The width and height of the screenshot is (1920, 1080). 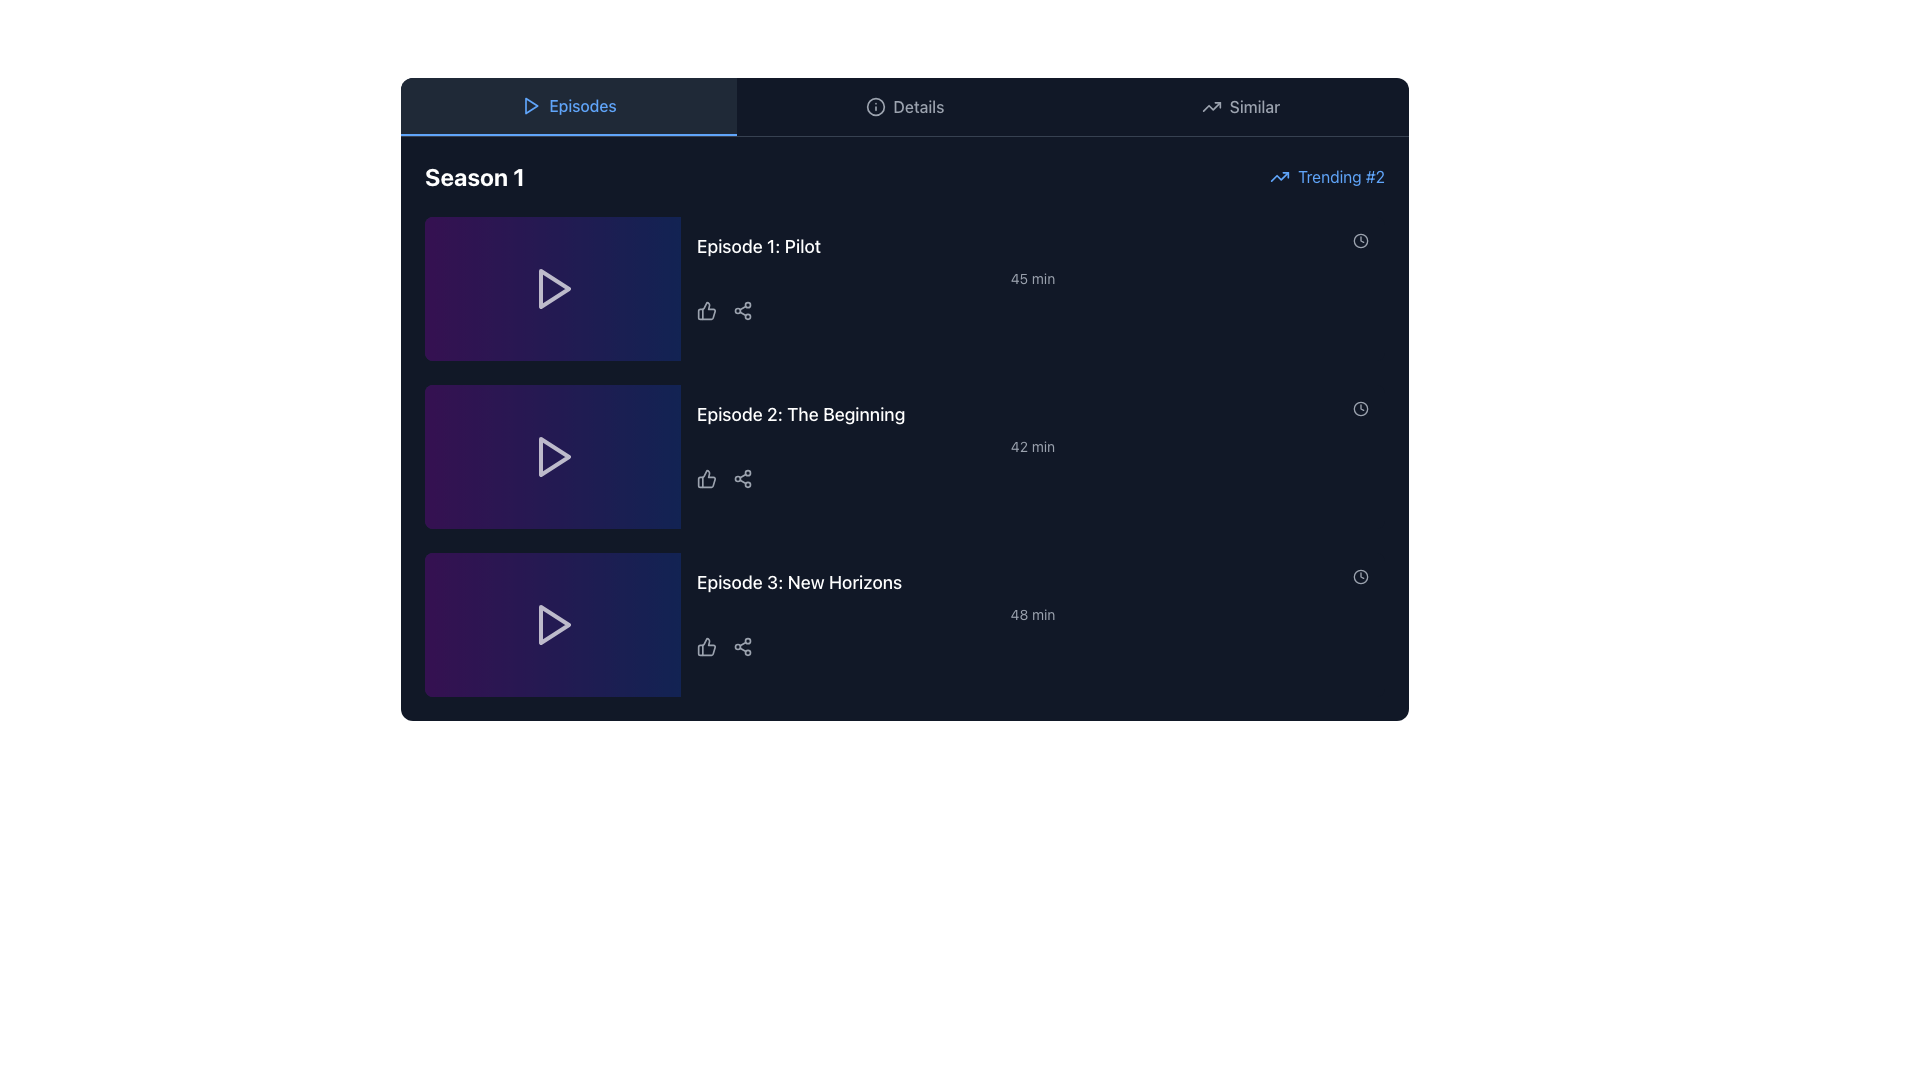 I want to click on the white triangular play icon located inside the rectangular tile for 'Episode 3: New Horizons' to change its opacity, so click(x=552, y=623).